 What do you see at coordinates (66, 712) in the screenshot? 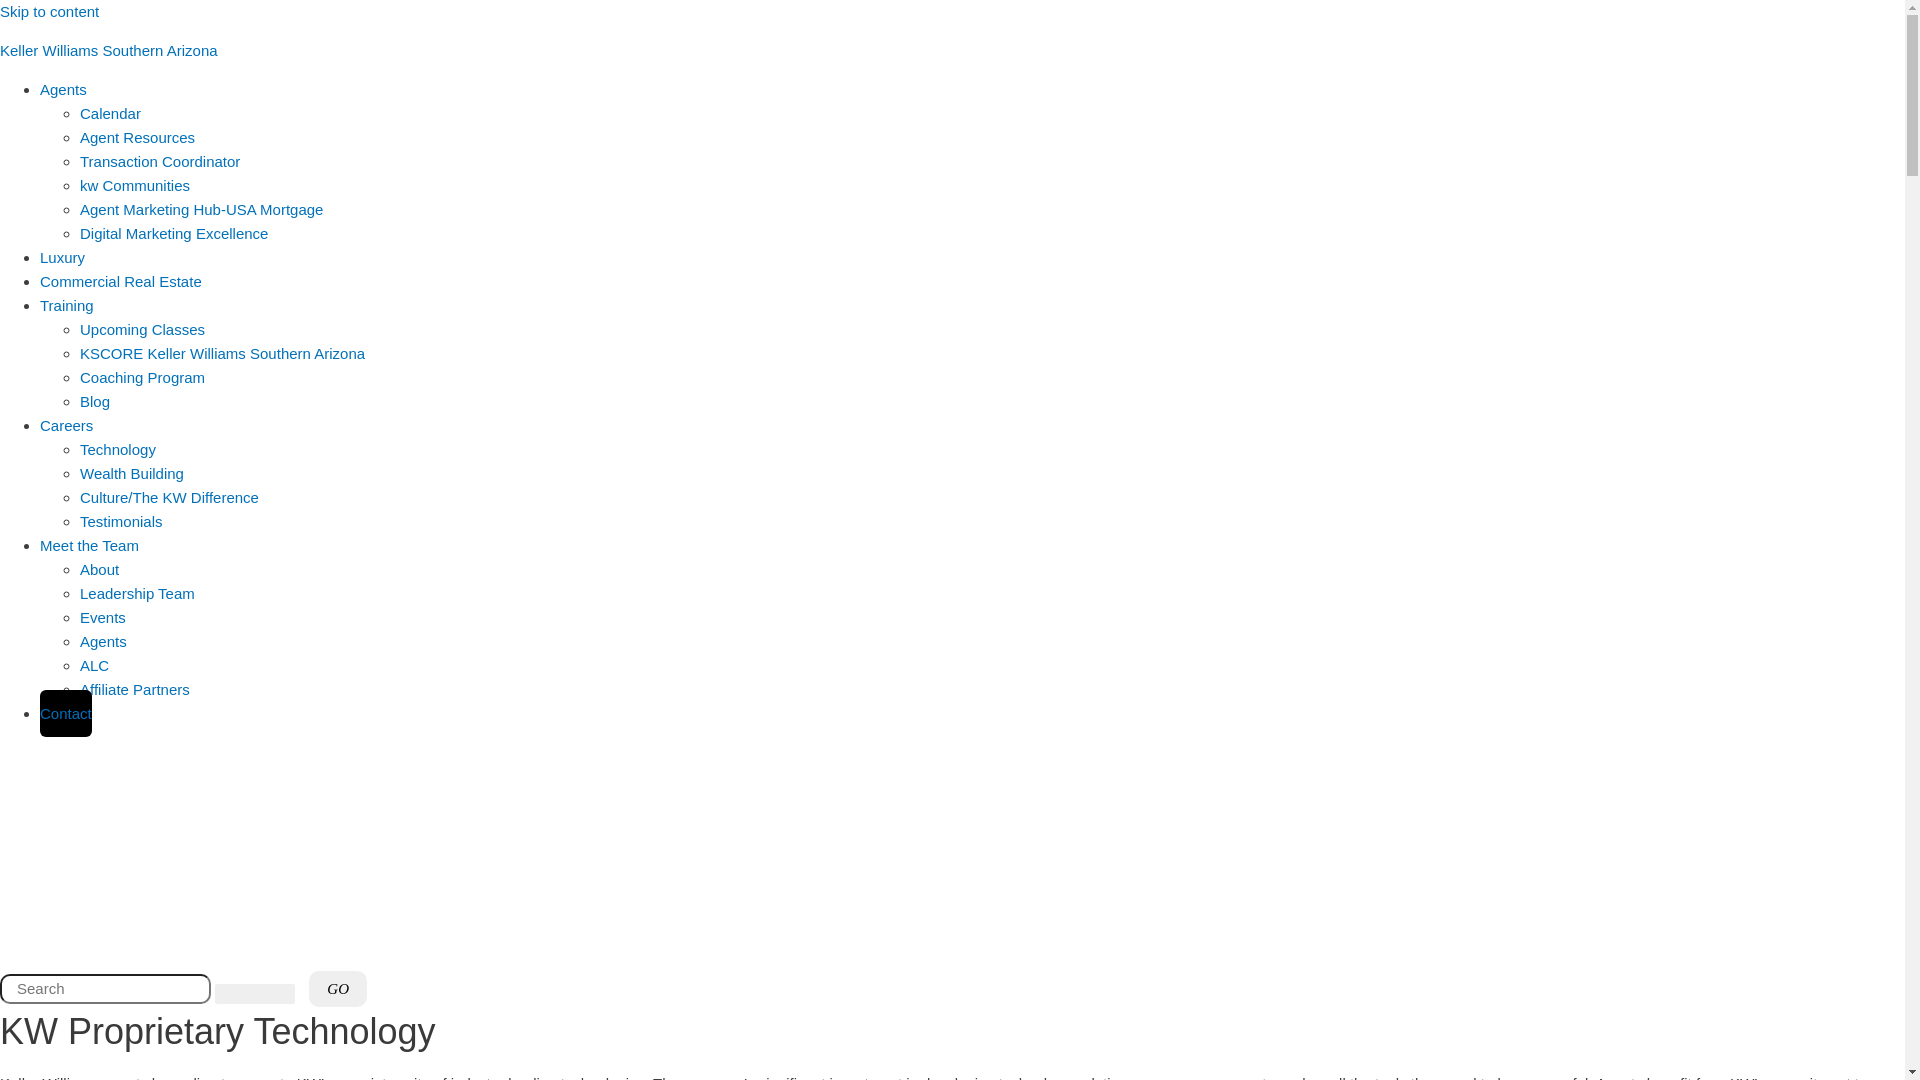
I see `'Contact'` at bounding box center [66, 712].